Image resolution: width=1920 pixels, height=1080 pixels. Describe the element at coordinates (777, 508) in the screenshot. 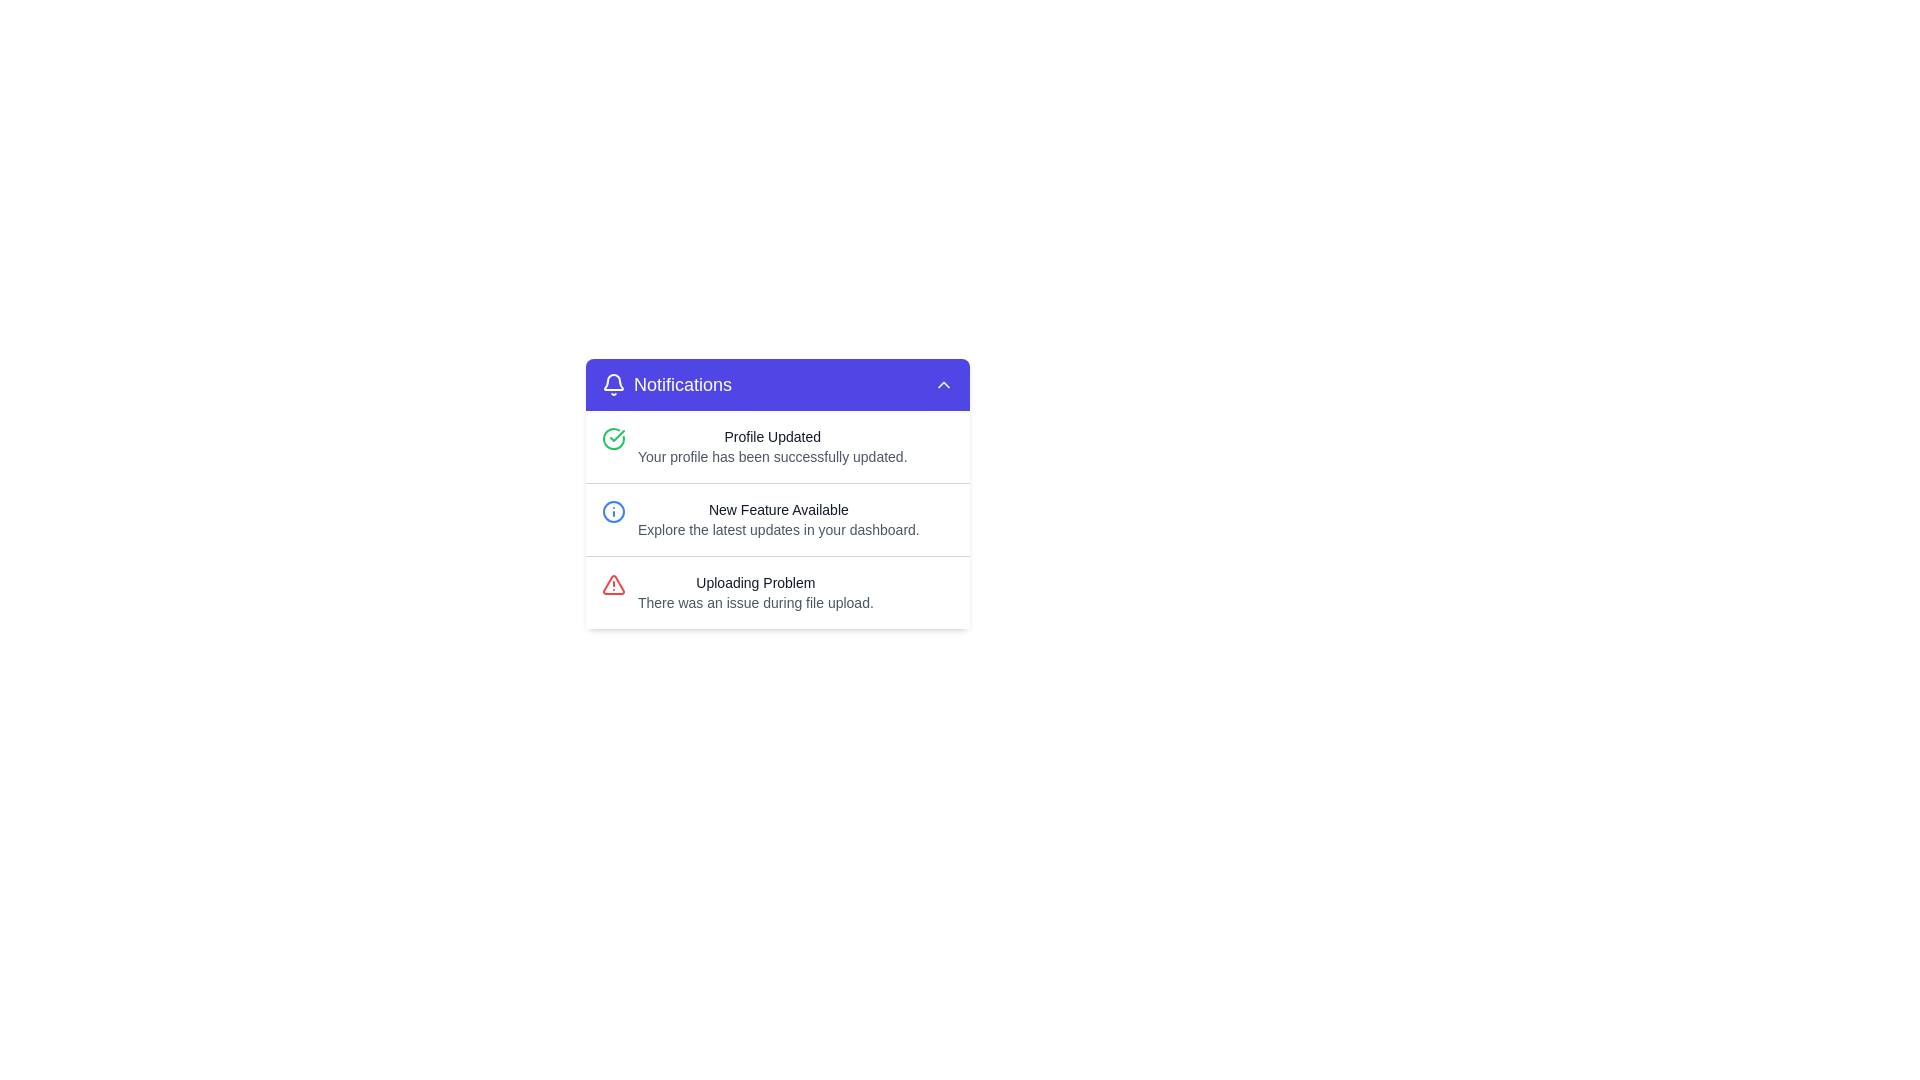

I see `text label indicating the presence of a new feature, located in the second notification item under the 'Notifications' header, following 'Profile Updated'` at that location.